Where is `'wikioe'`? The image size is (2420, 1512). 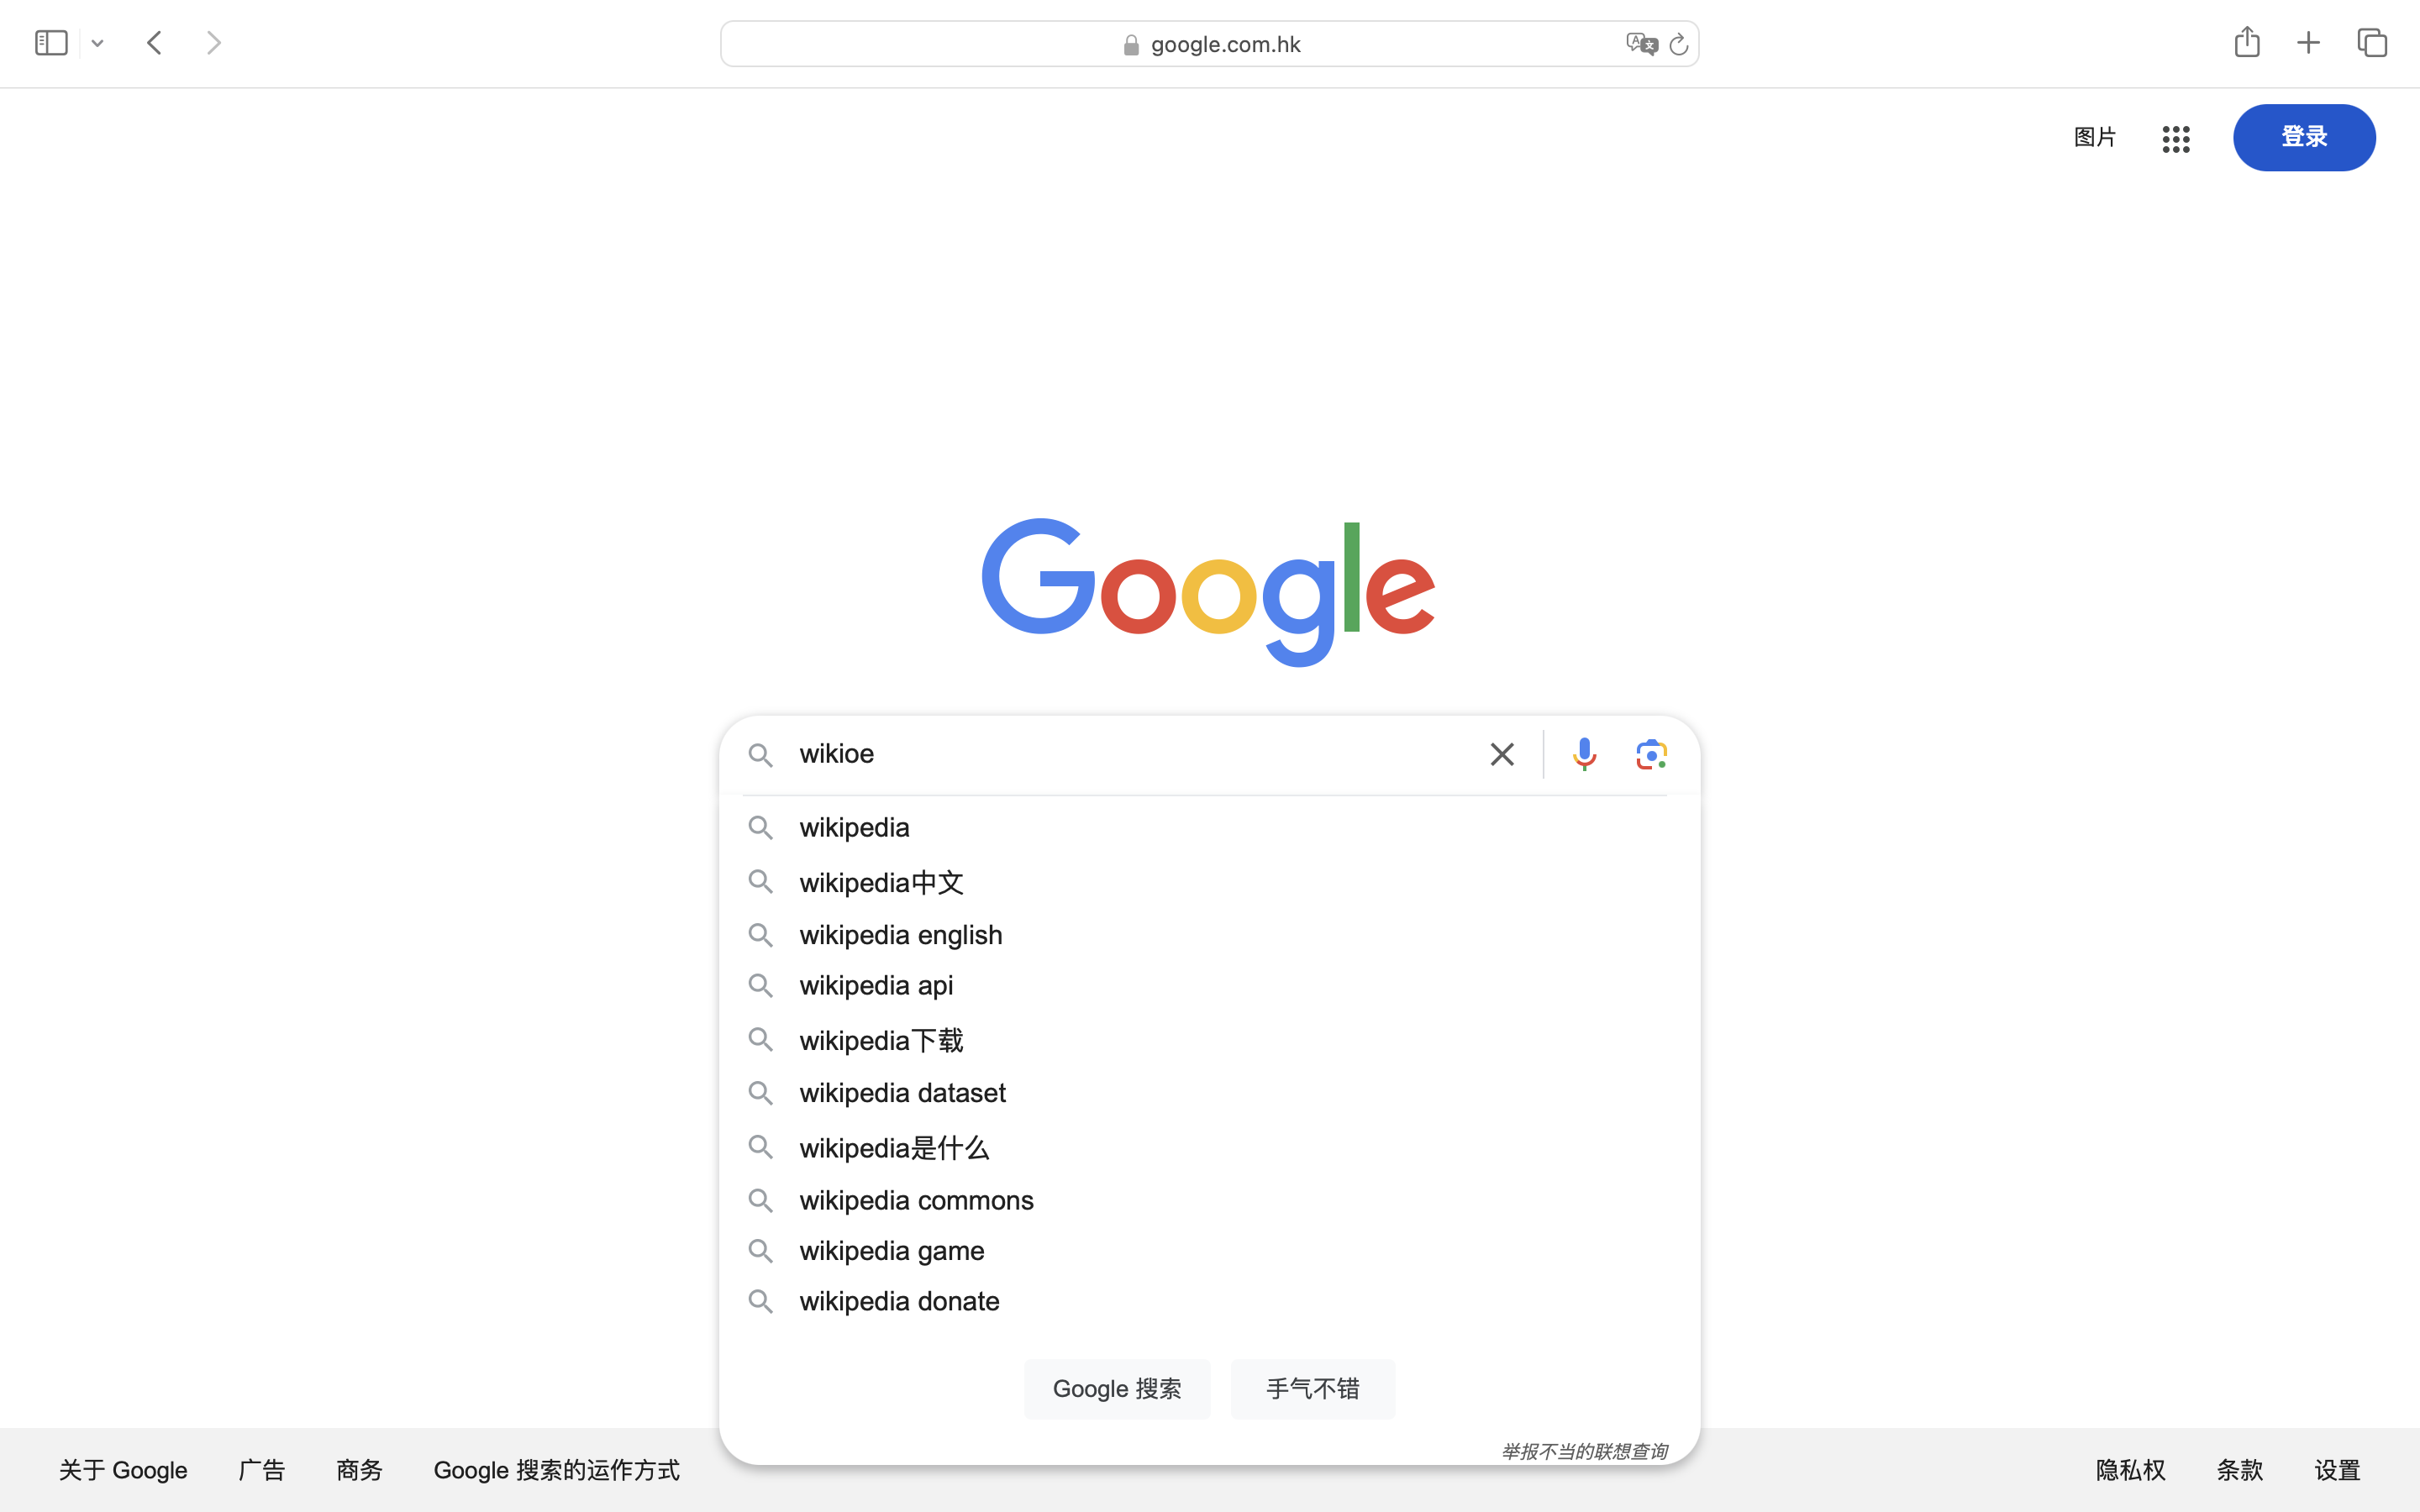 'wikioe' is located at coordinates (1130, 756).